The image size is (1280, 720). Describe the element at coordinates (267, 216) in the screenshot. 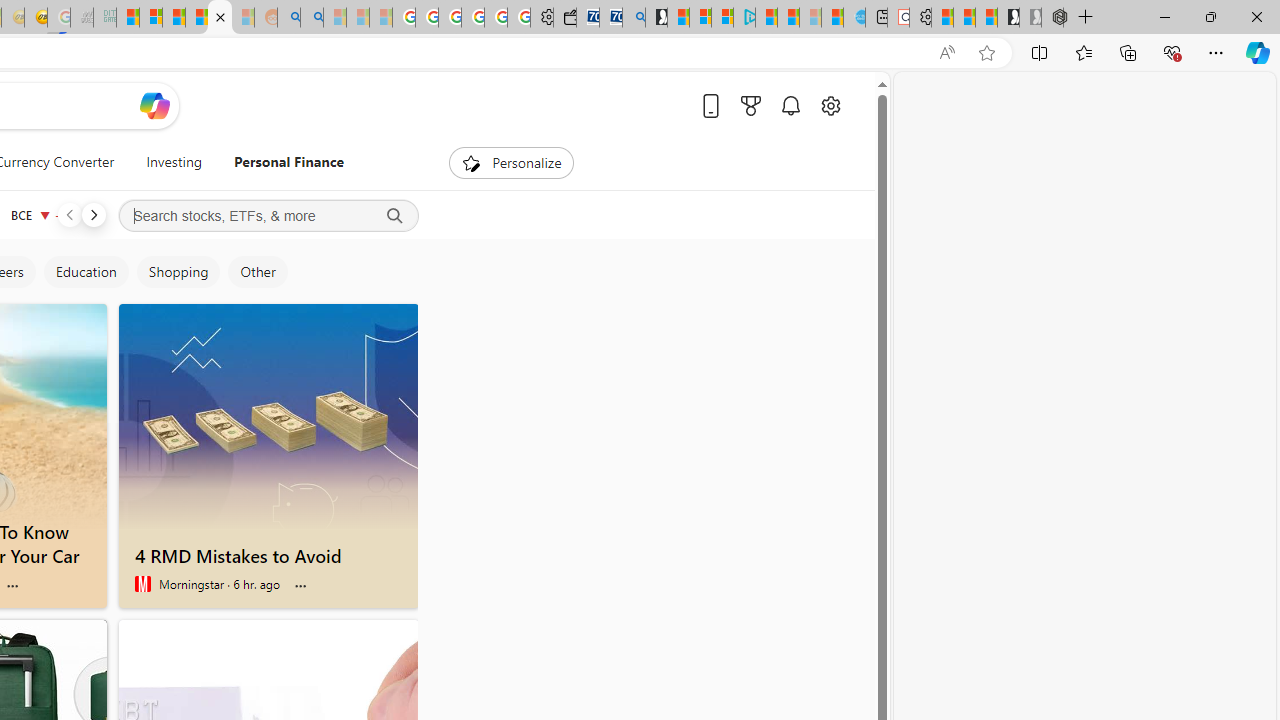

I see `'Search stocks, ETFs, & more'` at that location.